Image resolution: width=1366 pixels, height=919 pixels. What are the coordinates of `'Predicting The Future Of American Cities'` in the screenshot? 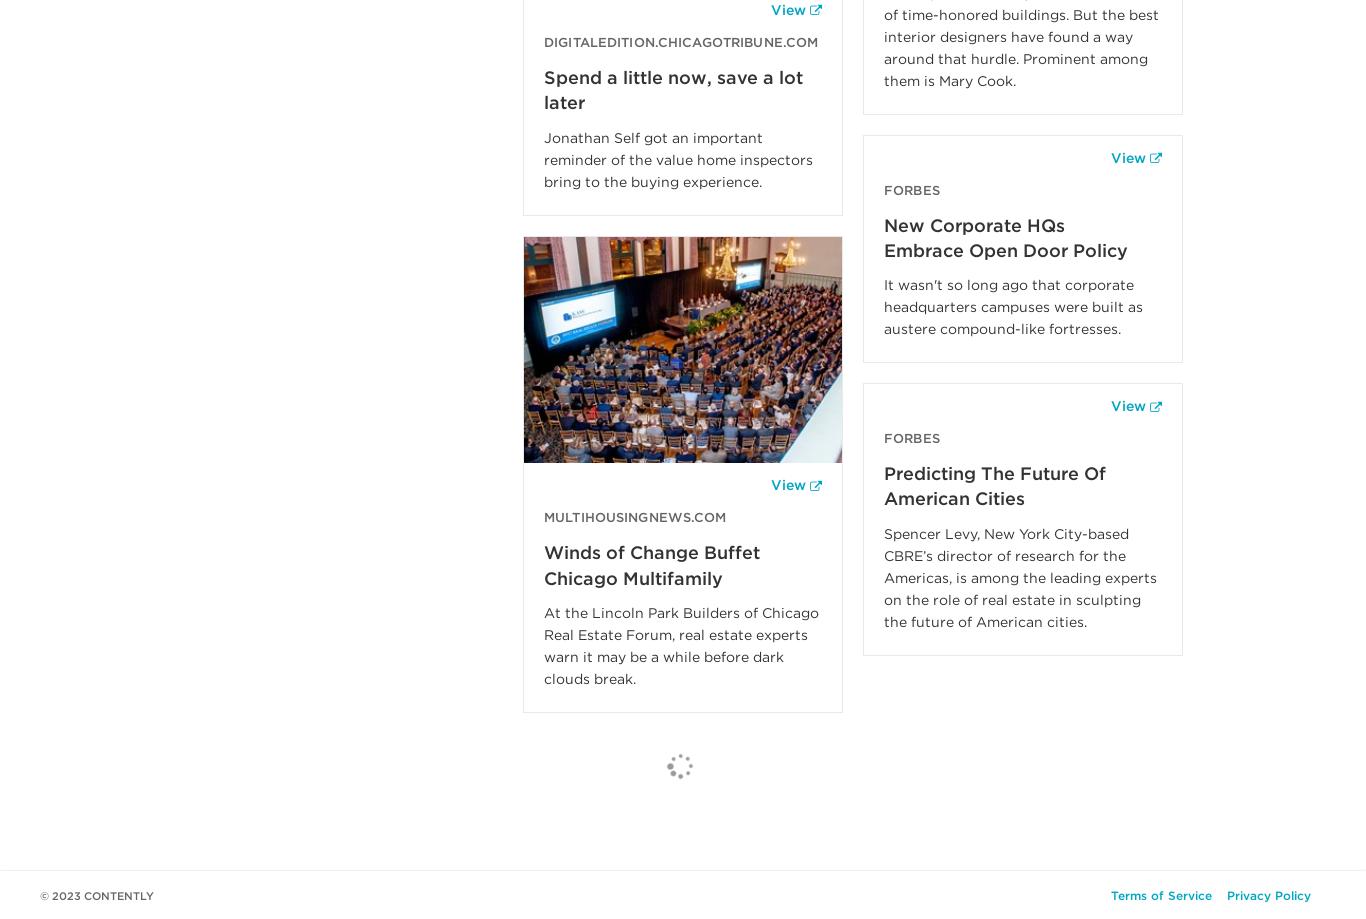 It's located at (882, 484).